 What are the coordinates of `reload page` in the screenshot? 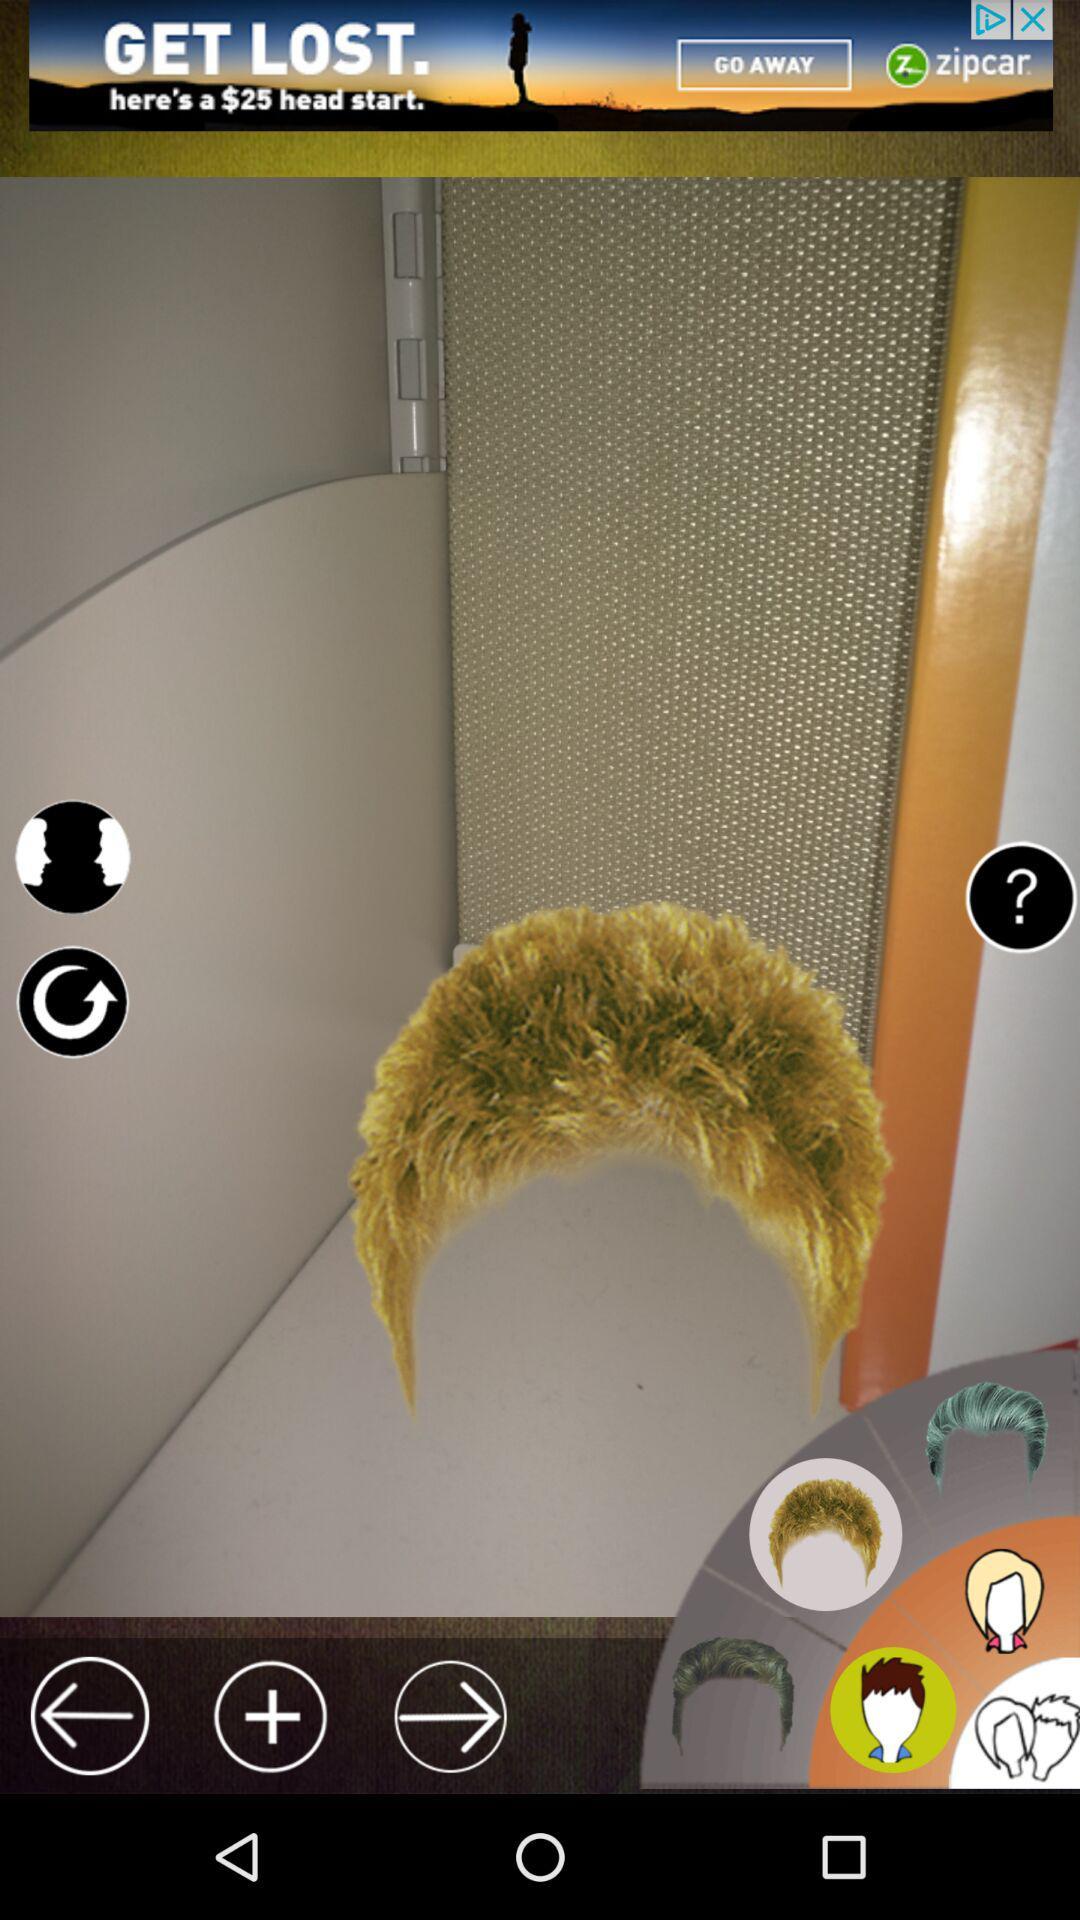 It's located at (71, 1002).